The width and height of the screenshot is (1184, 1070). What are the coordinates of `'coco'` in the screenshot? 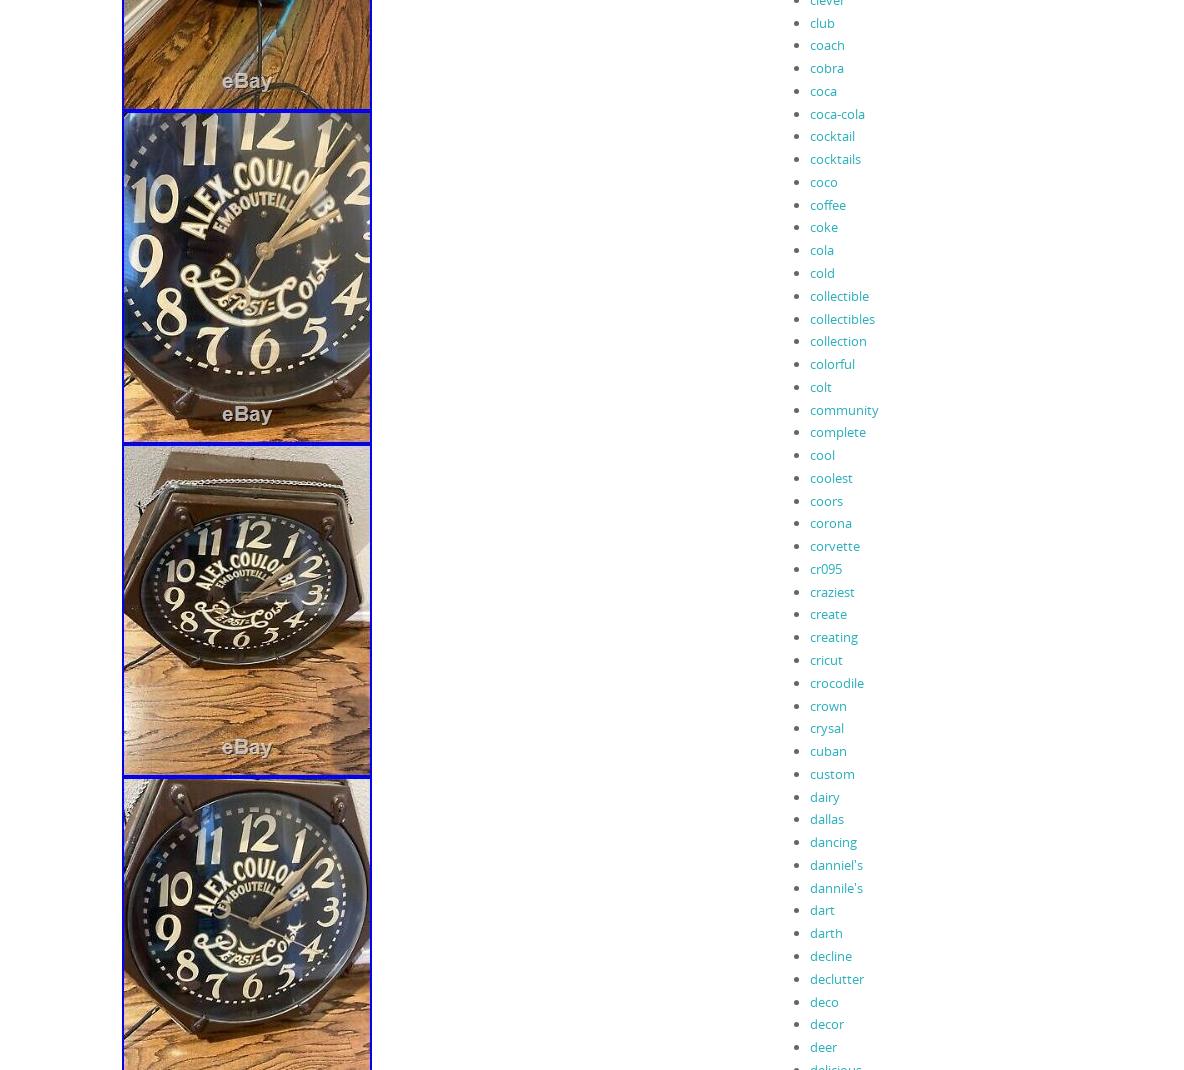 It's located at (808, 180).